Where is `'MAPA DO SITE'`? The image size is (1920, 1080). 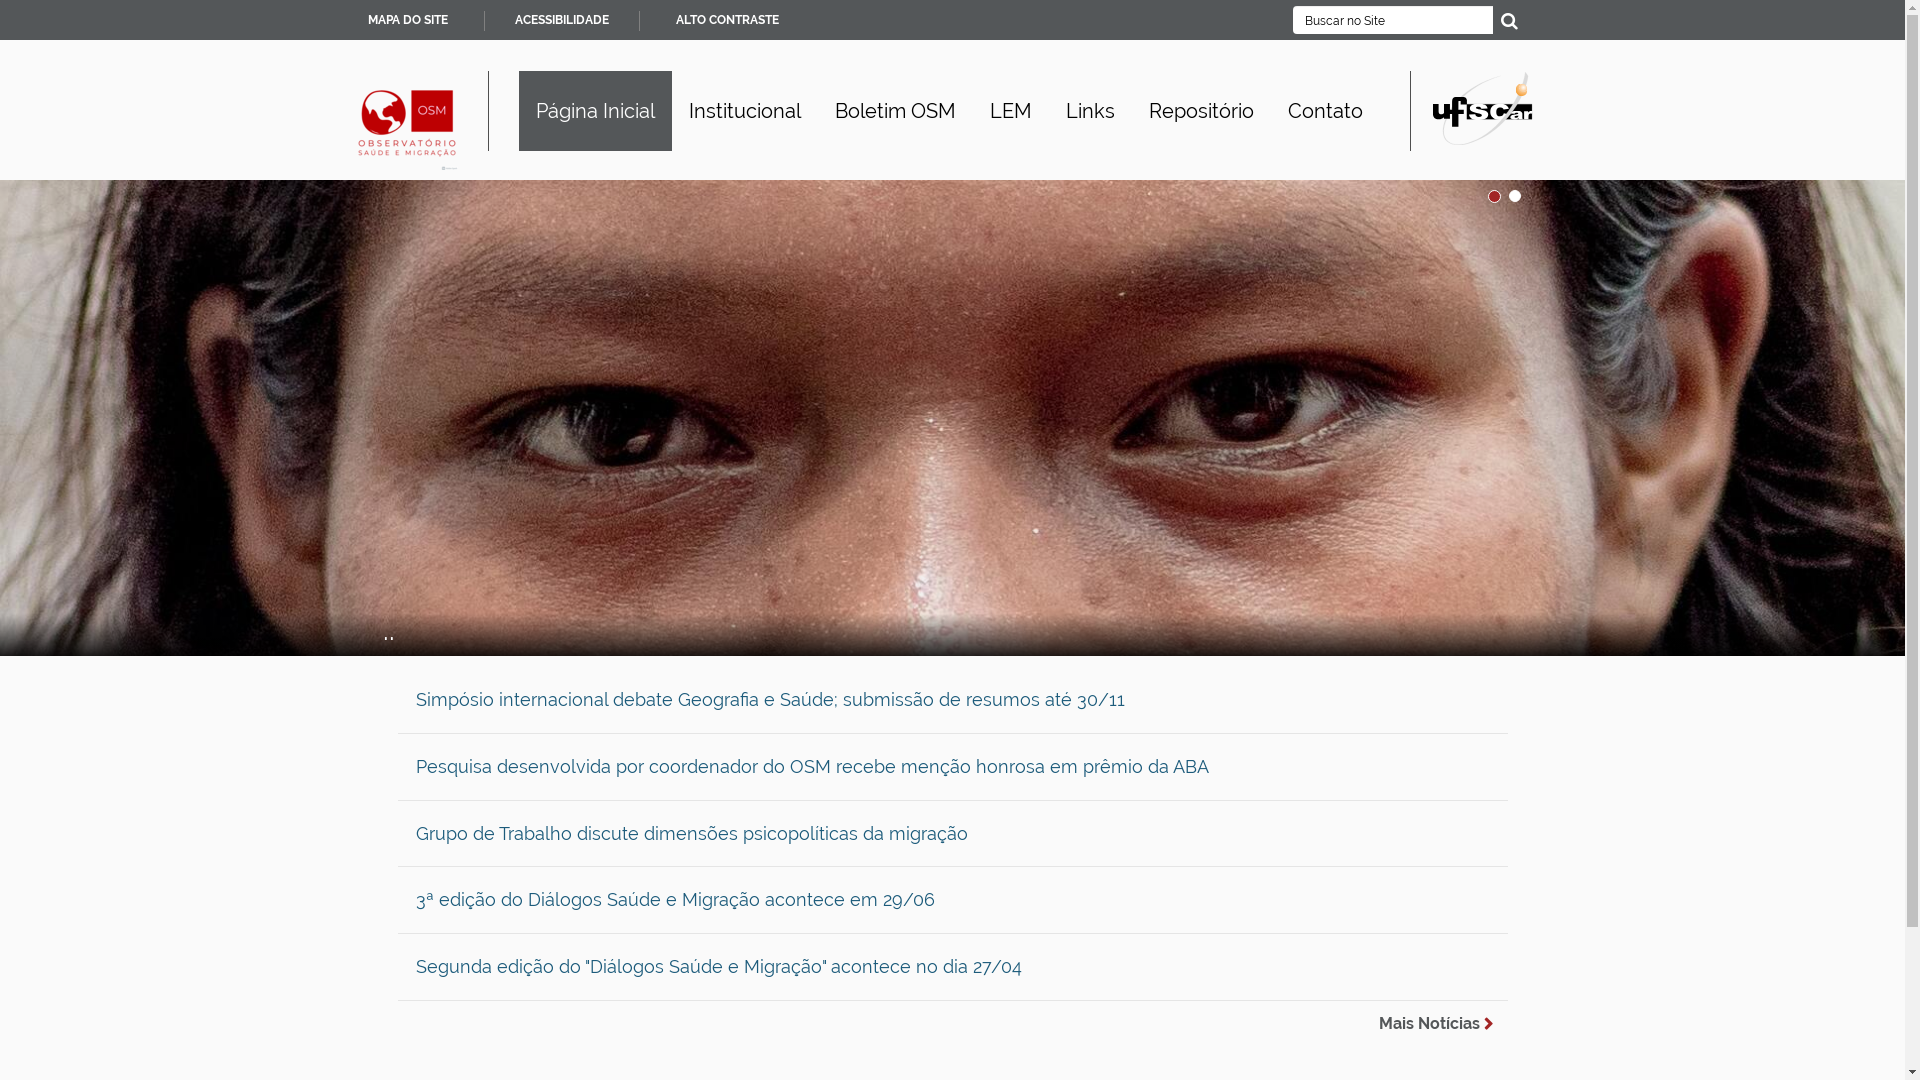
'MAPA DO SITE' is located at coordinates (407, 19).